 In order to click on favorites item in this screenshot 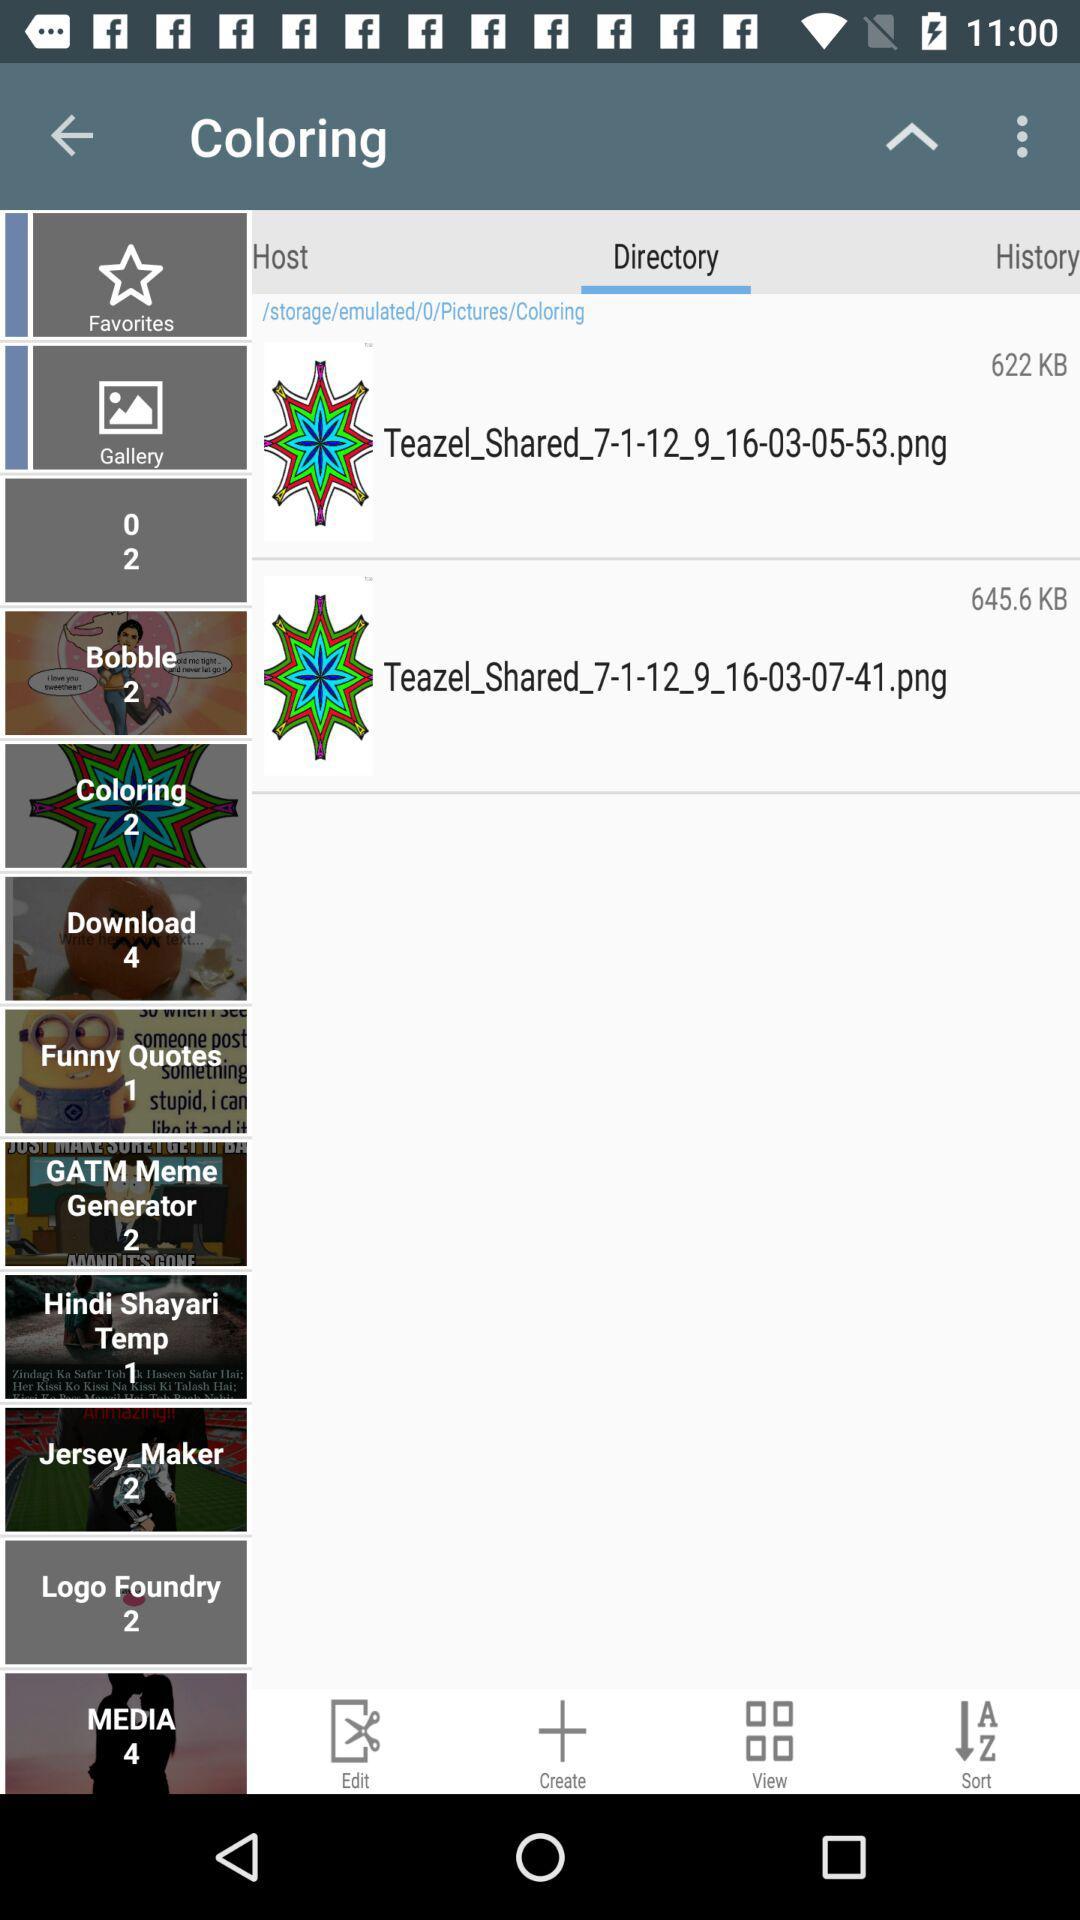, I will do `click(128, 322)`.